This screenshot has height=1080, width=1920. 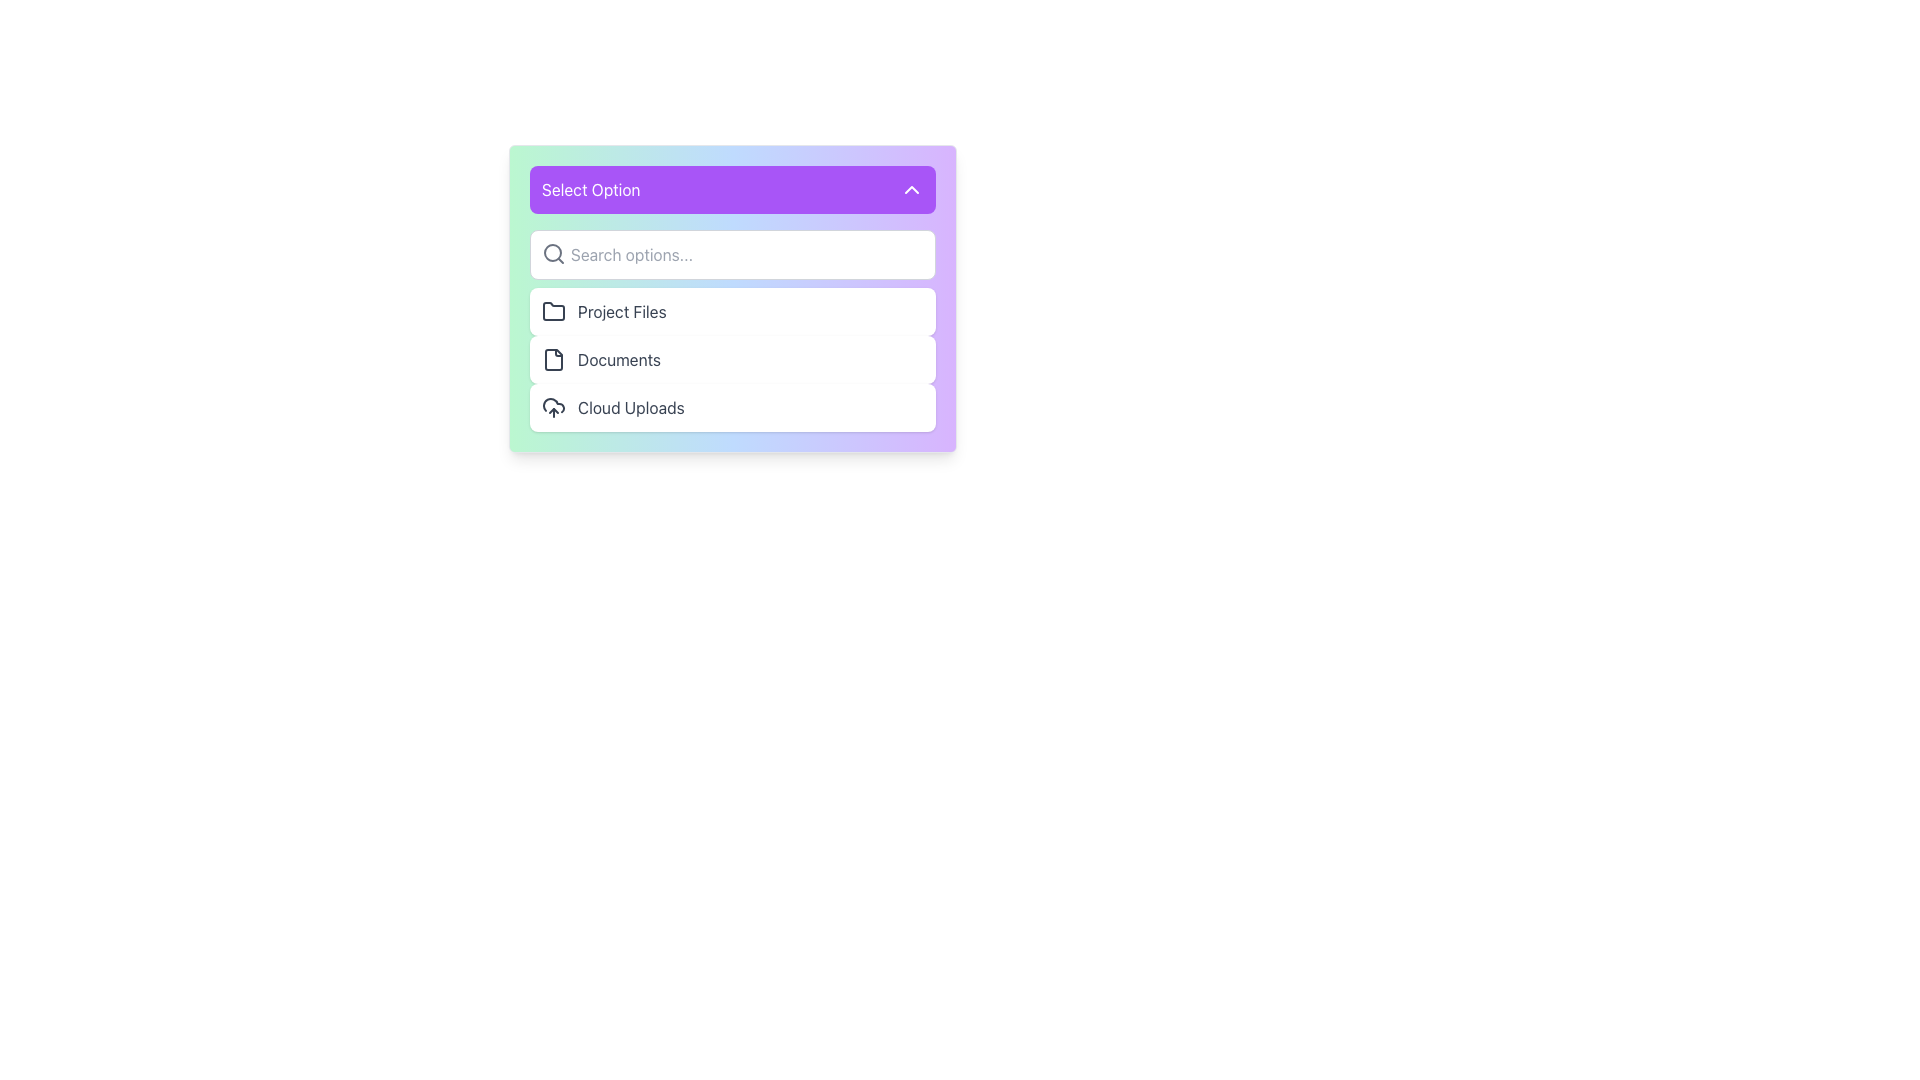 I want to click on the folder icon located to the left of the 'Project Files' label, so click(x=553, y=311).